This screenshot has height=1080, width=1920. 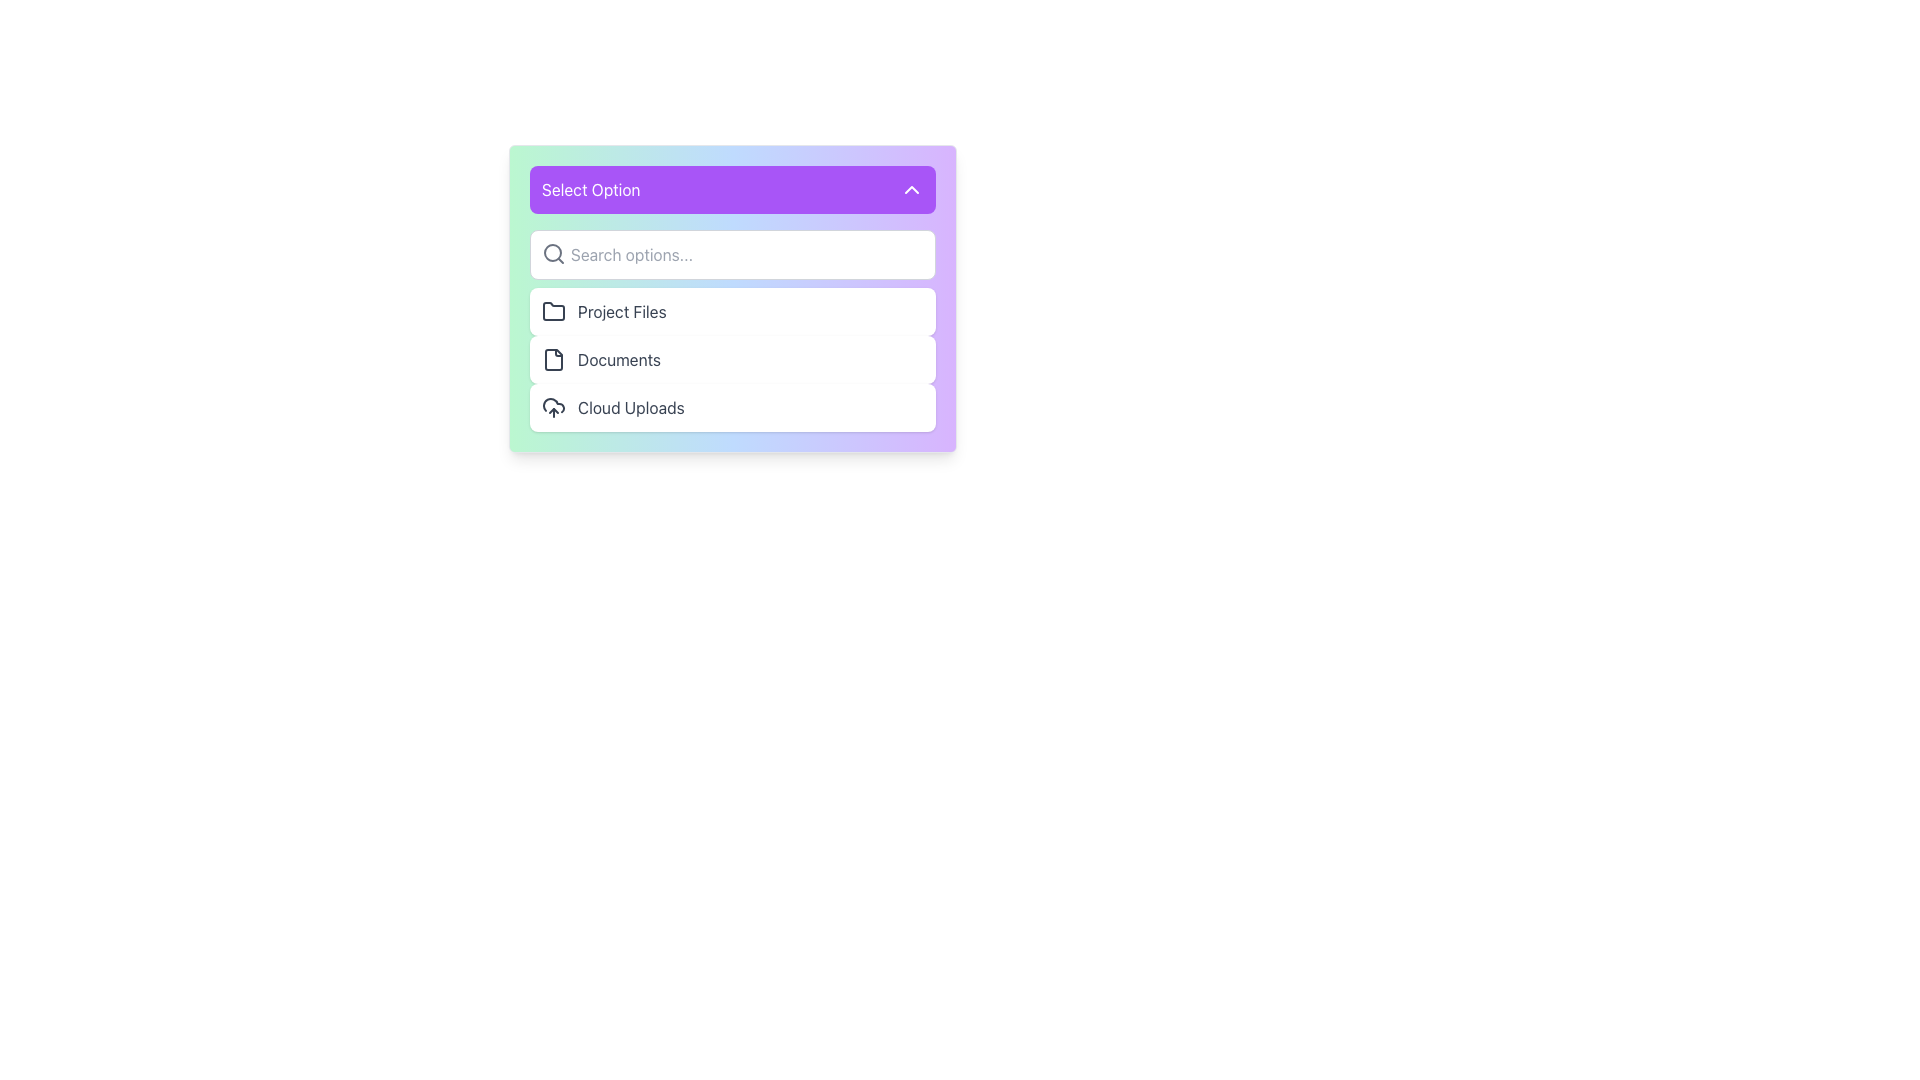 I want to click on the folder icon located to the left of the 'Project Files' label, so click(x=553, y=311).